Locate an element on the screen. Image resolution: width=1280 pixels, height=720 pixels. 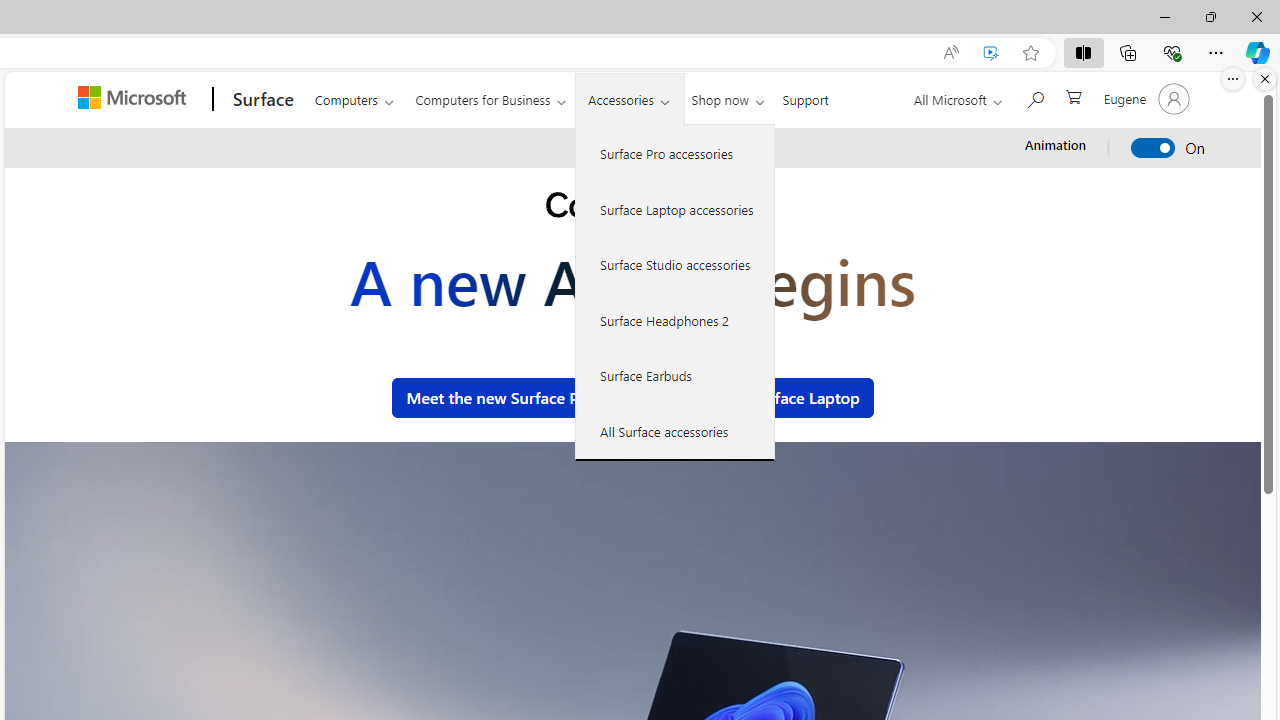
'All Surface accessories' is located at coordinates (675, 430).